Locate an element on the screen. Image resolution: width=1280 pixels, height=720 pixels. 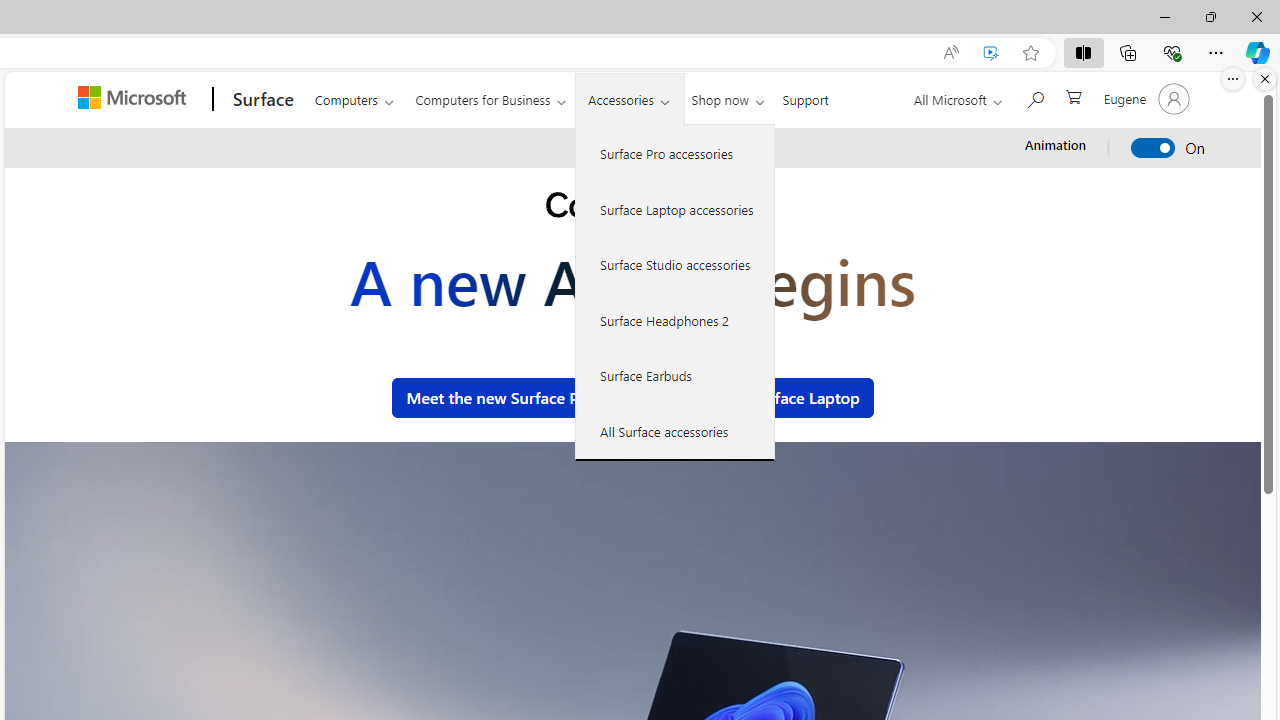
'All Surface accessories' is located at coordinates (675, 430).